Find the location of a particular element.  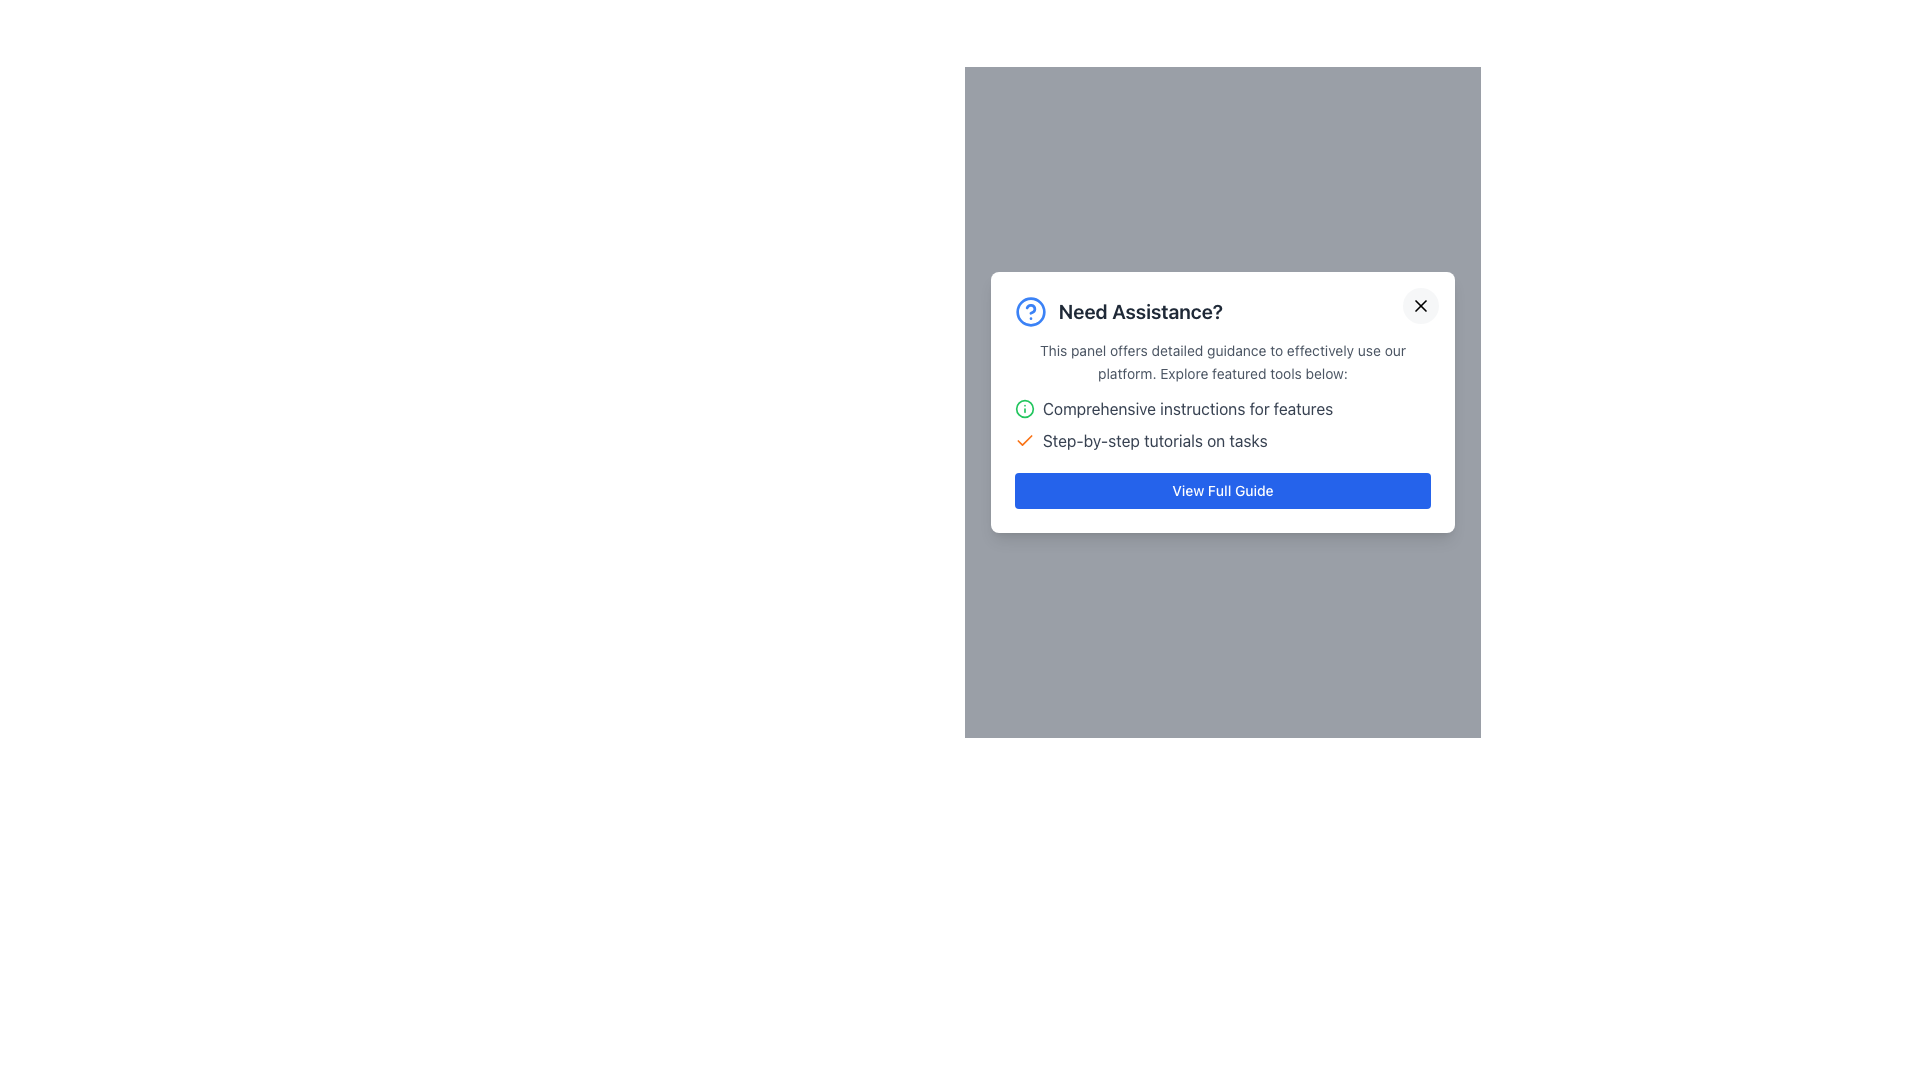

the checkmark icon with an orange stroke color, which indicates a state of success or completion, located in the top portion of the dialog box is located at coordinates (1024, 439).